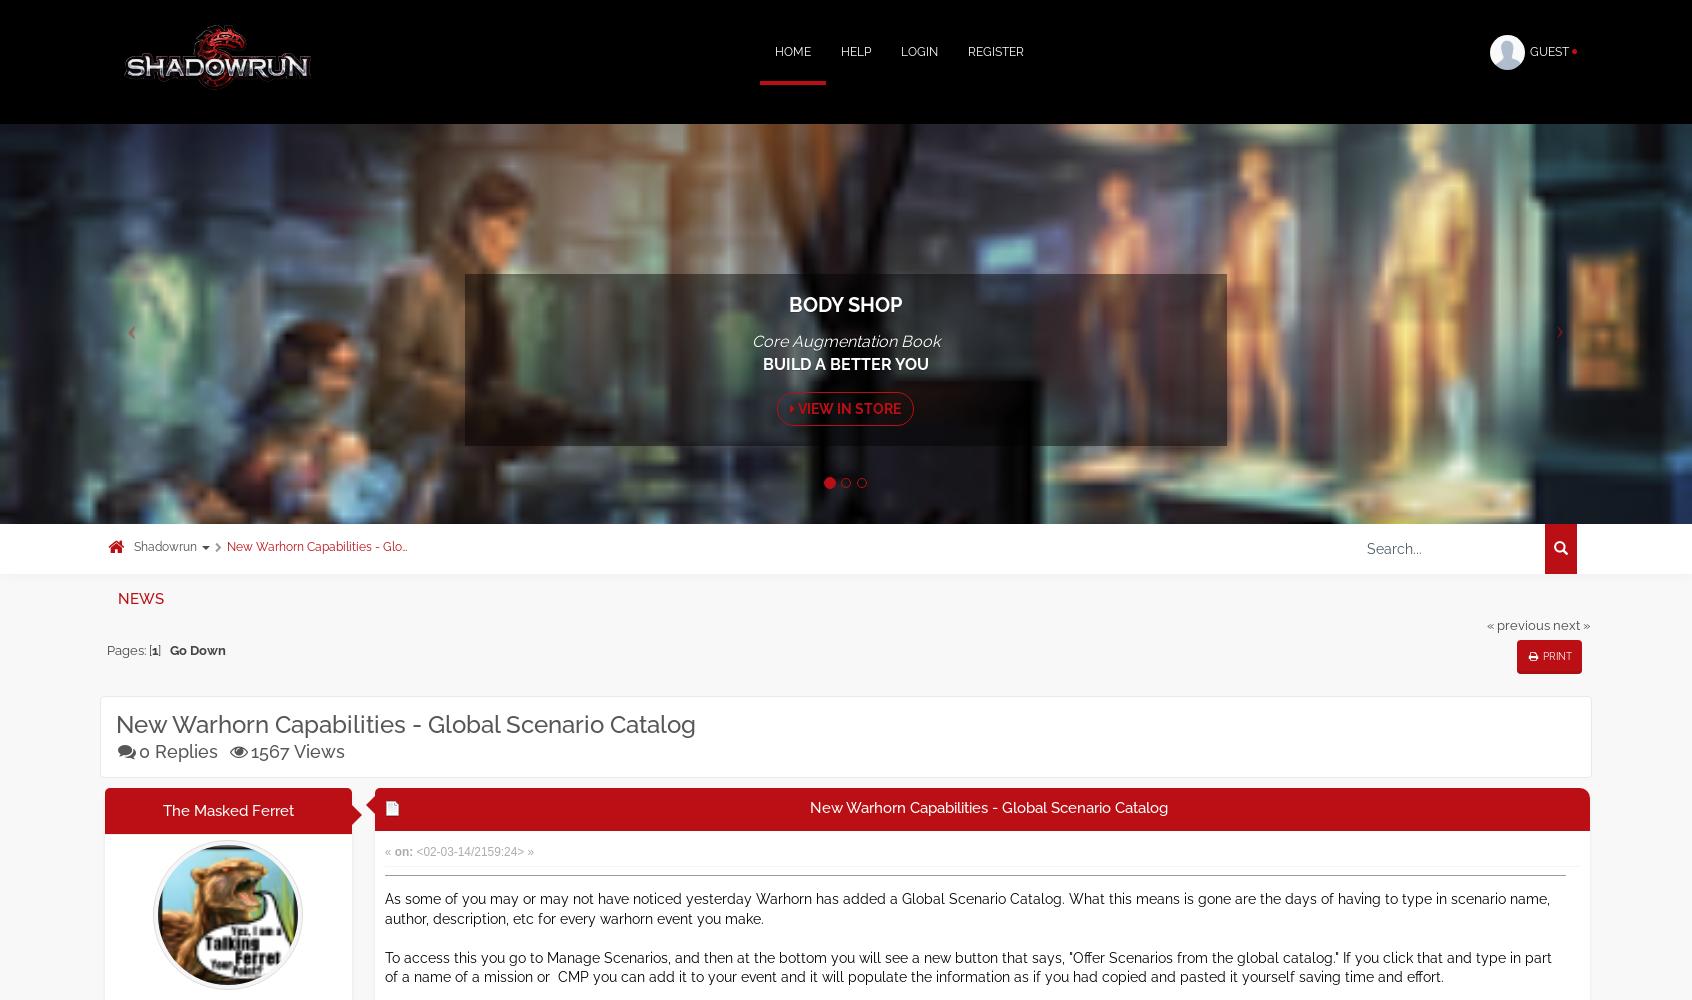 The height and width of the screenshot is (1000, 1692). What do you see at coordinates (919, 52) in the screenshot?
I see `'Login'` at bounding box center [919, 52].